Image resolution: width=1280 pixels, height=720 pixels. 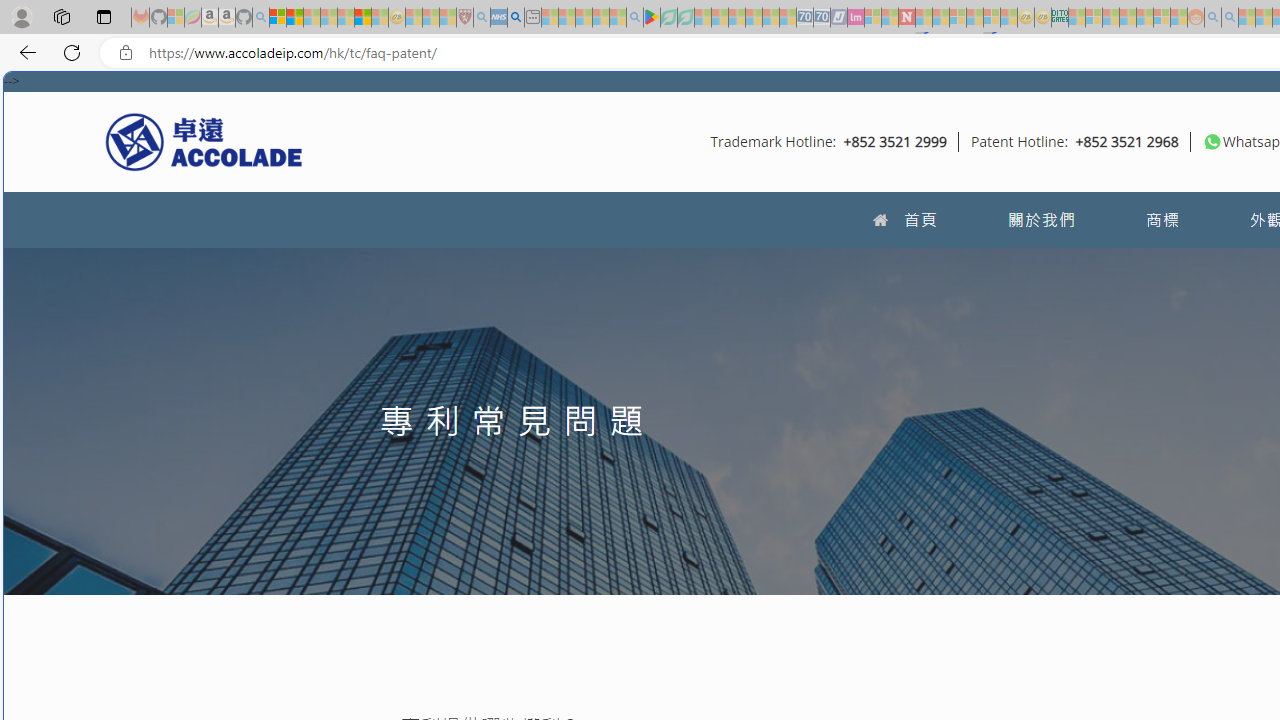 I want to click on 'Latest Politics News & Archive | Newsweek.com - Sleeping', so click(x=905, y=17).